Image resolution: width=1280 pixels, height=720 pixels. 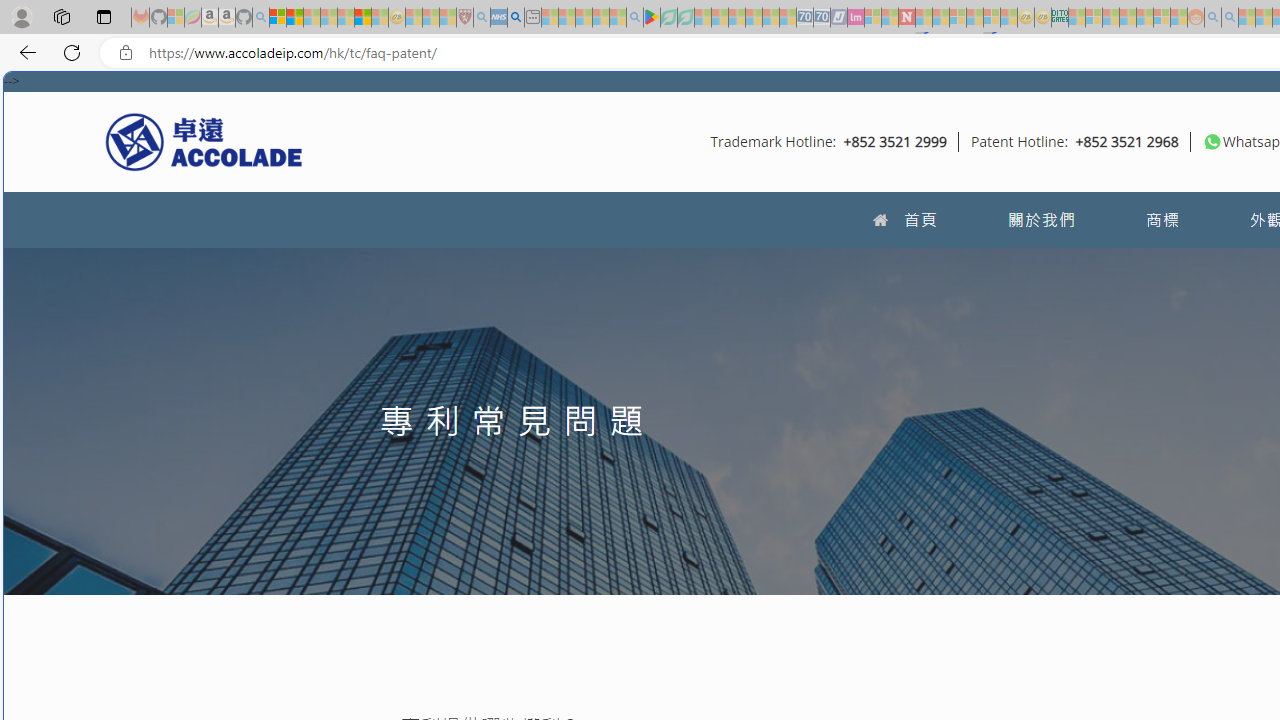 I want to click on 'Latest Politics News & Archive | Newsweek.com - Sleeping', so click(x=905, y=17).